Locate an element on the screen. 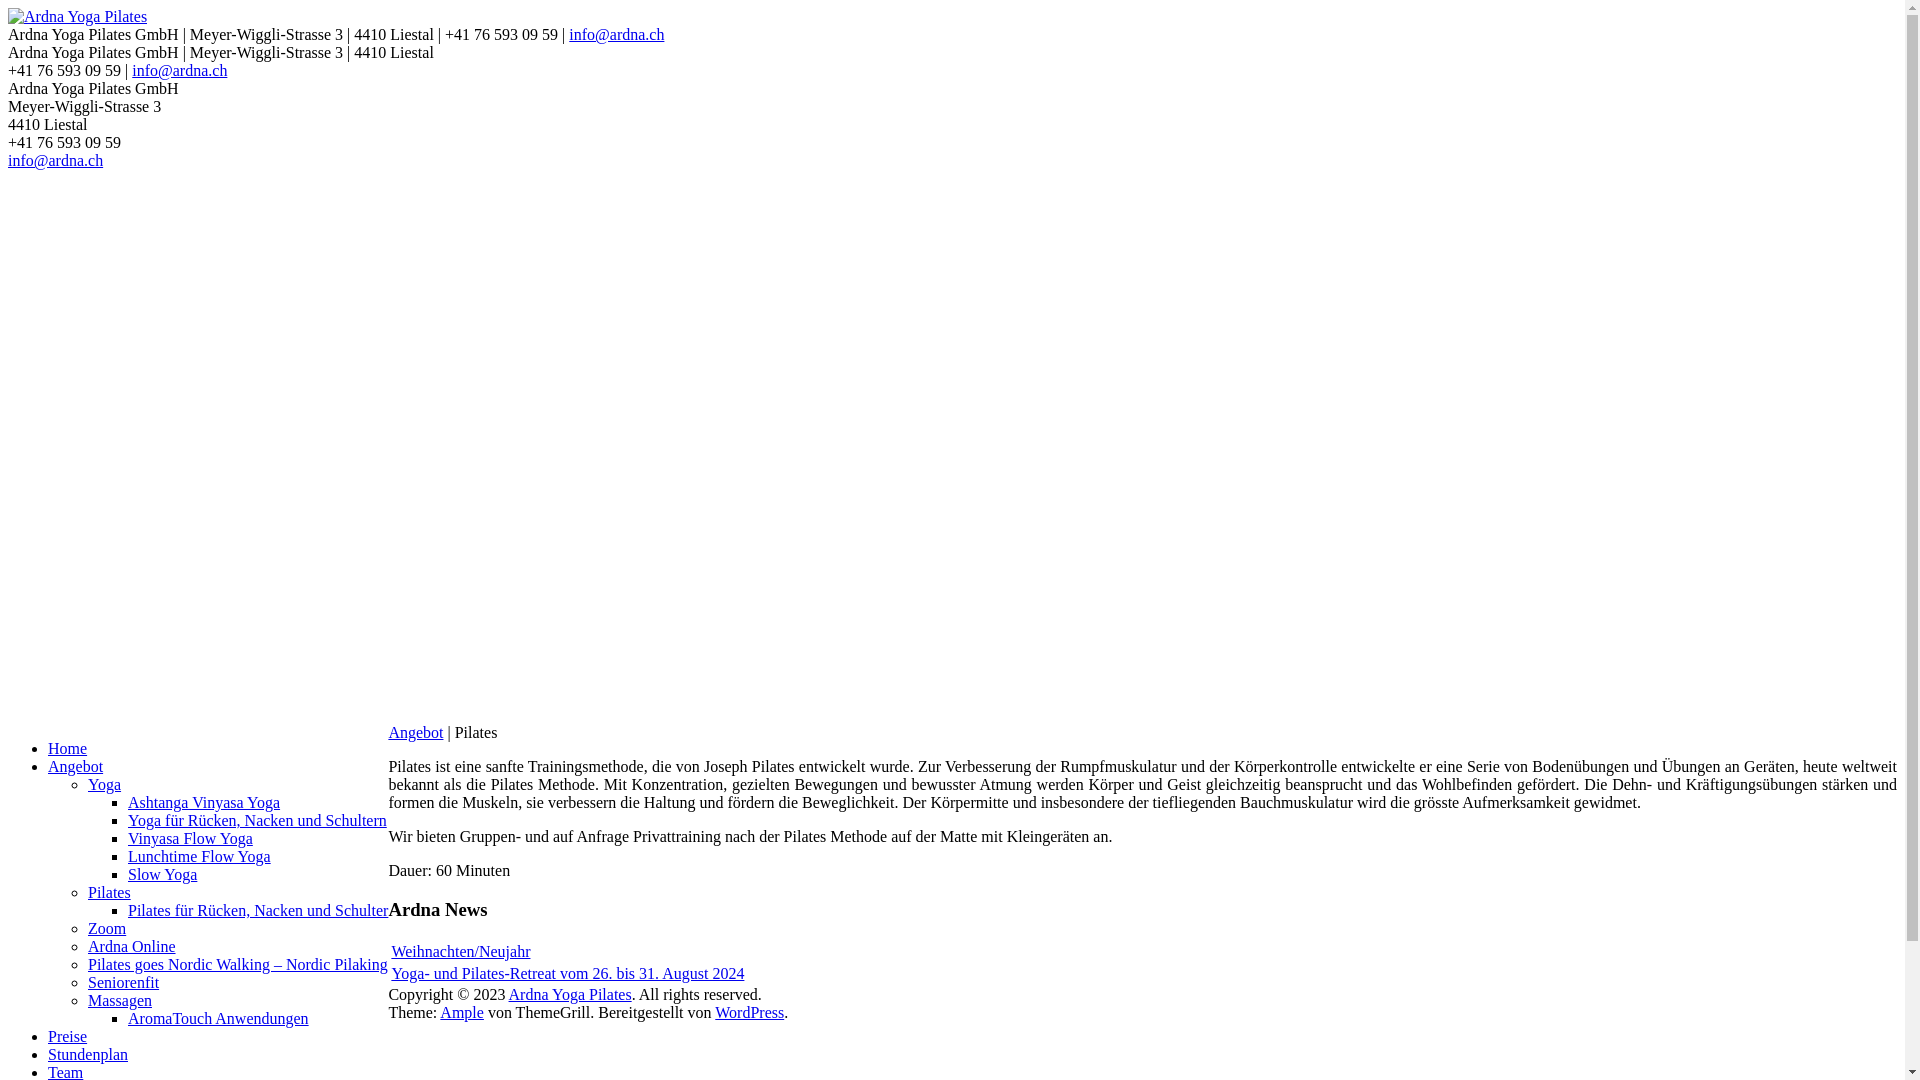 Image resolution: width=1920 pixels, height=1080 pixels. 'AromaTouch Anwendungen' is located at coordinates (218, 1018).